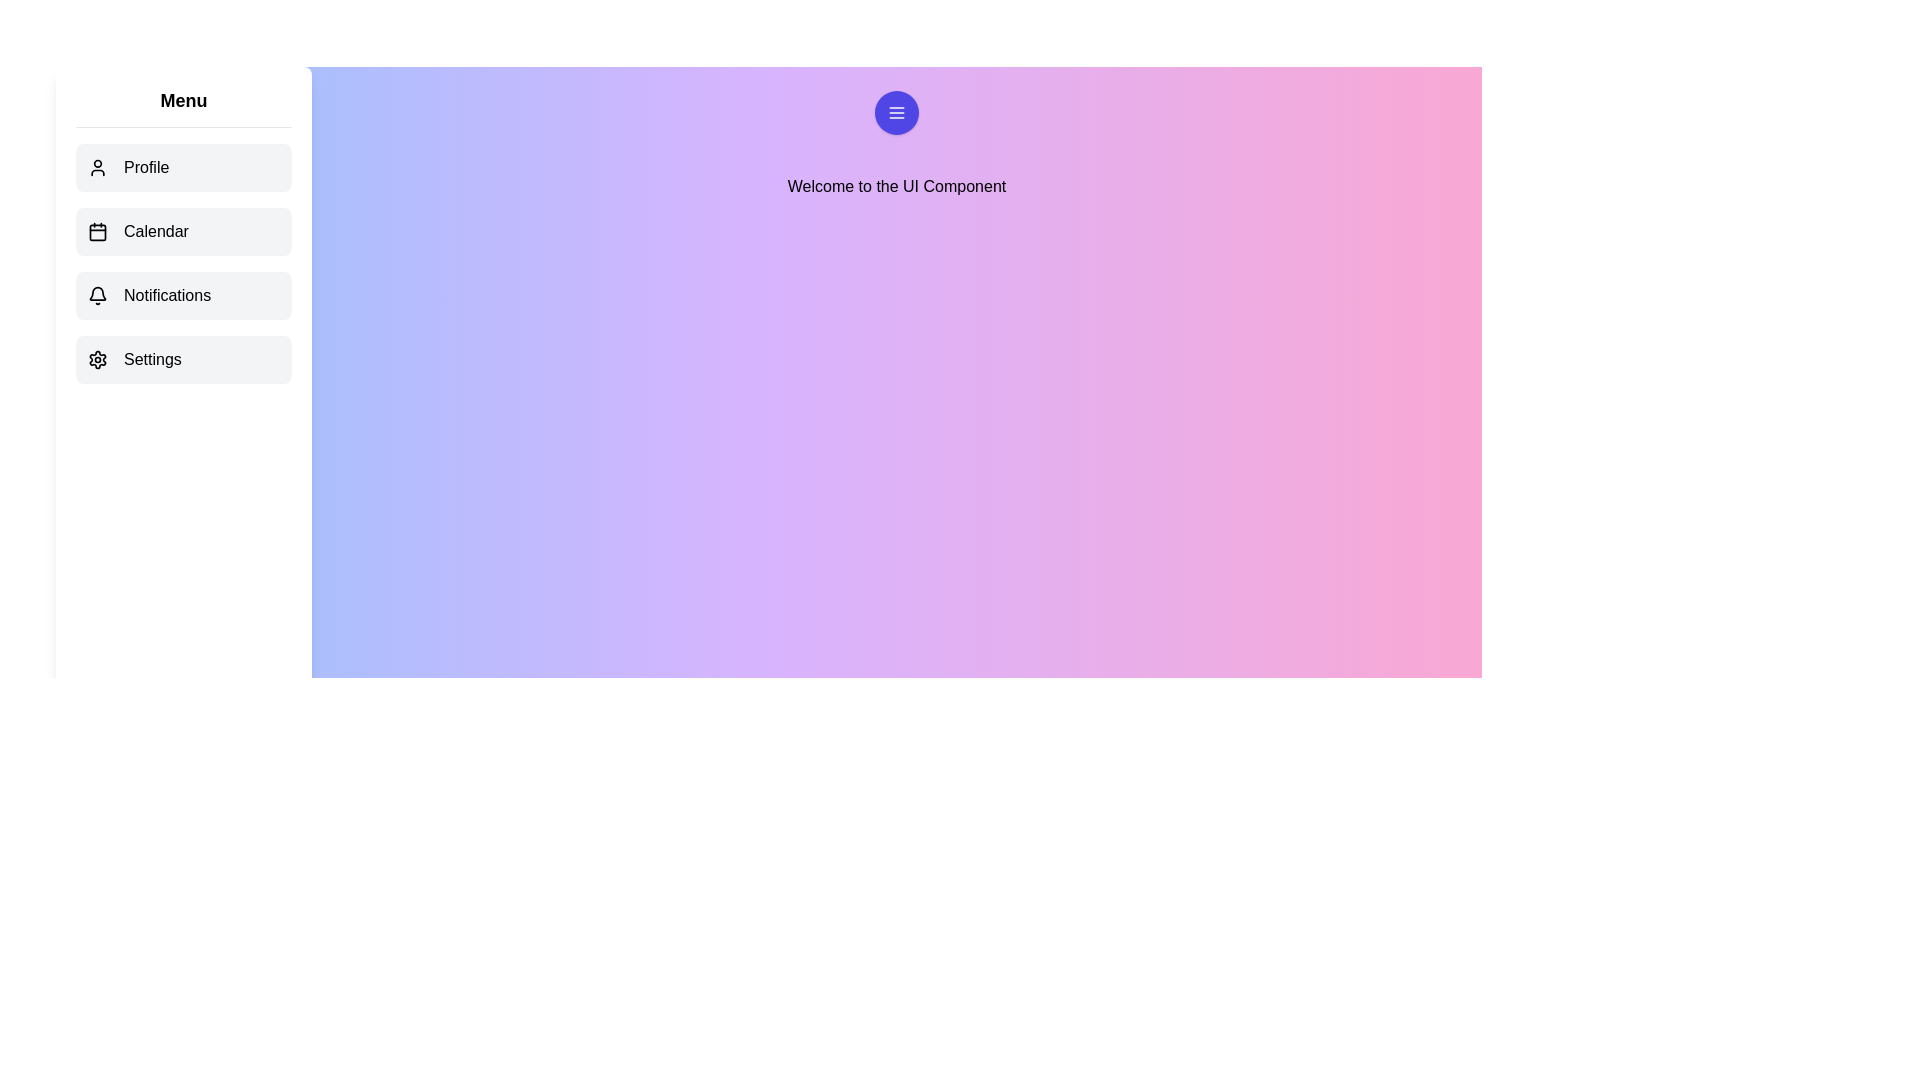  What do you see at coordinates (183, 296) in the screenshot?
I see `the menu item Notifications from the menu` at bounding box center [183, 296].